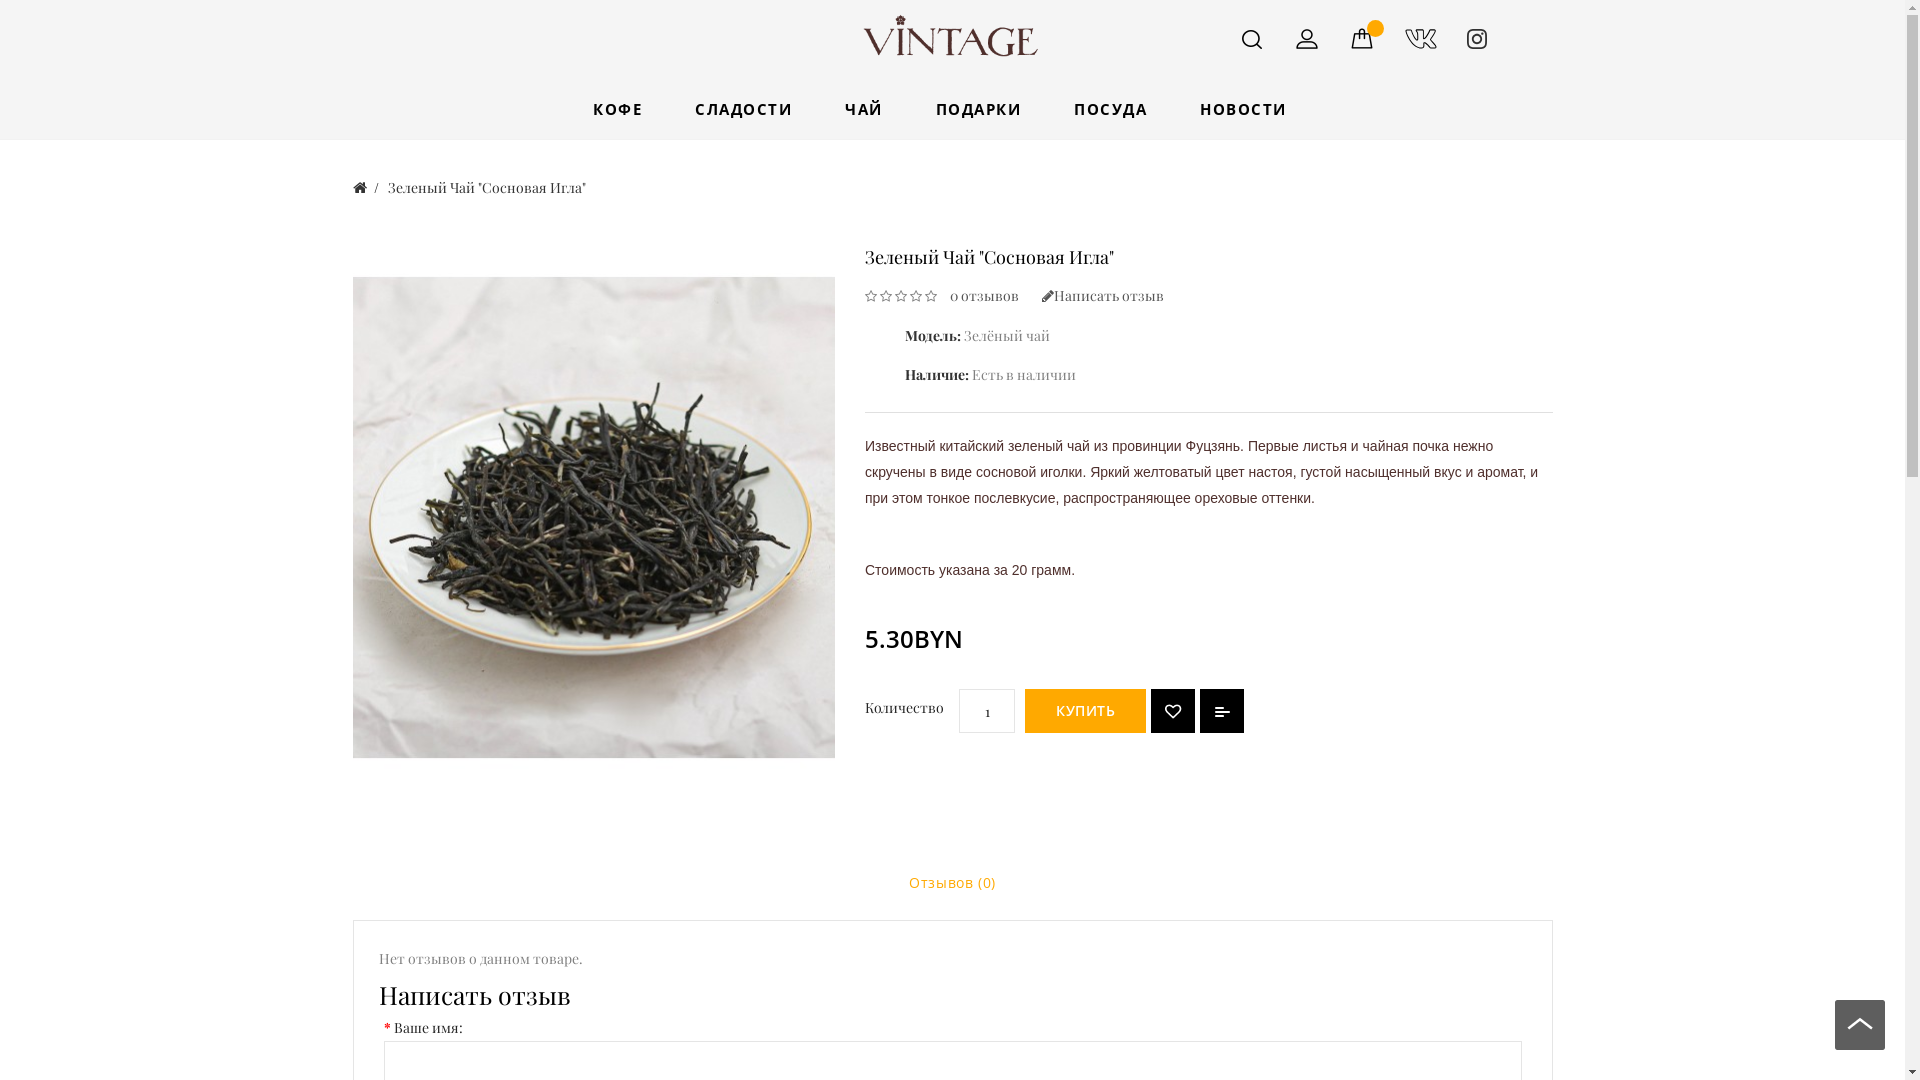 The width and height of the screenshot is (1920, 1080). I want to click on 'TOP', so click(1859, 1029).